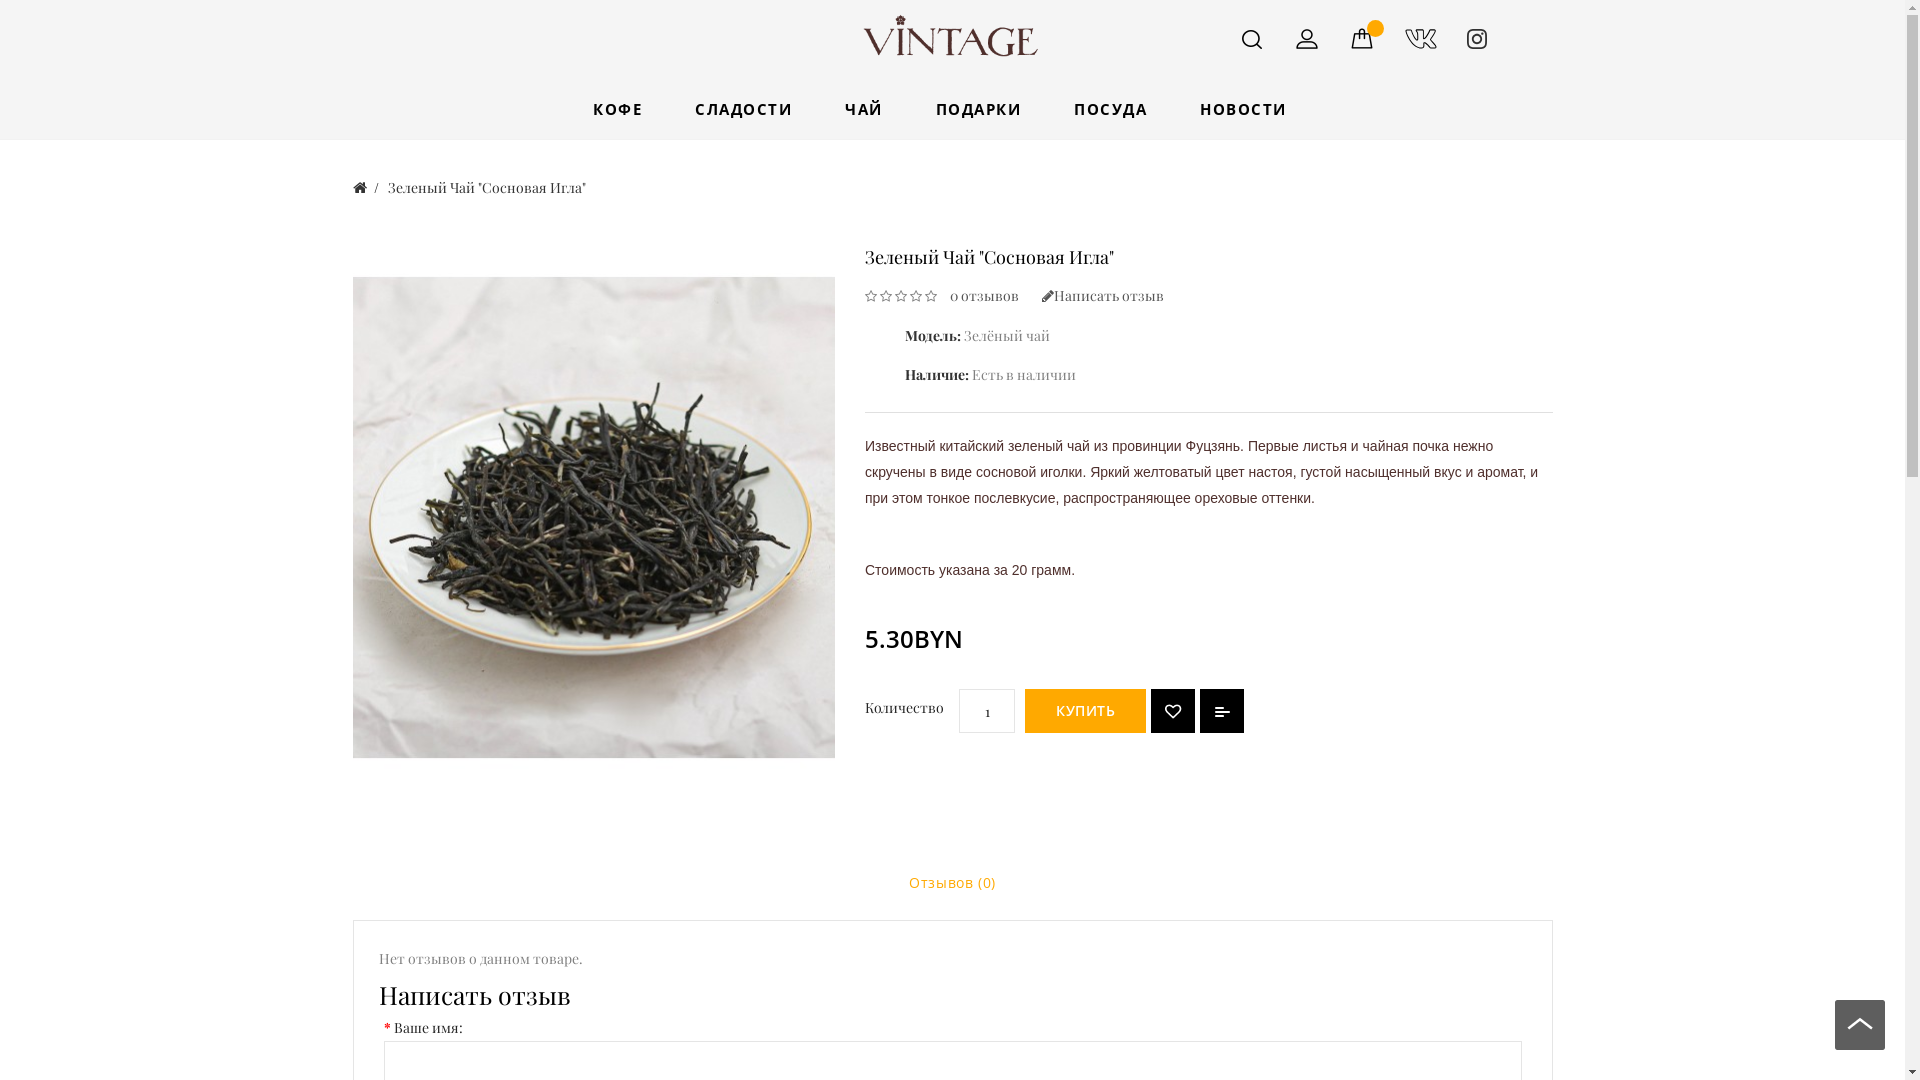 The width and height of the screenshot is (1920, 1080). I want to click on 'TOP', so click(1859, 1029).